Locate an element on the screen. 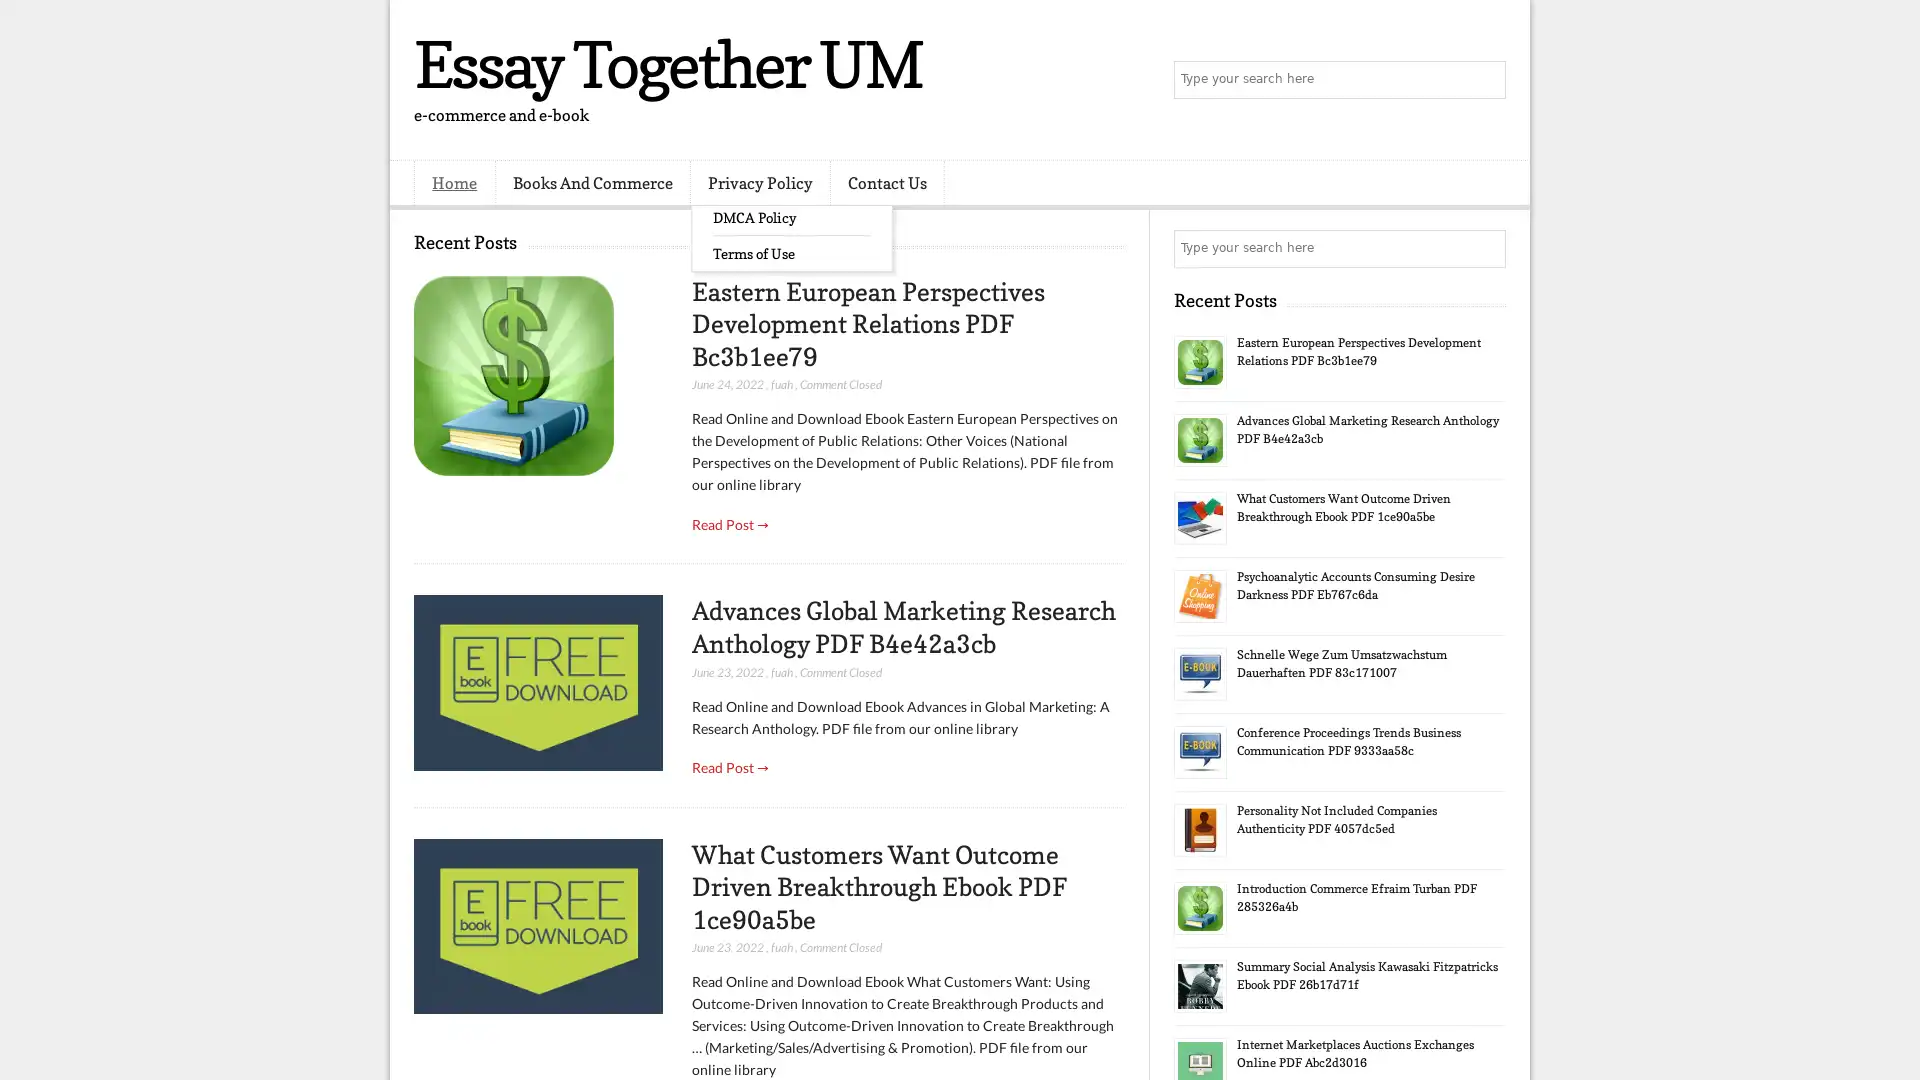 Image resolution: width=1920 pixels, height=1080 pixels. Search is located at coordinates (1485, 248).